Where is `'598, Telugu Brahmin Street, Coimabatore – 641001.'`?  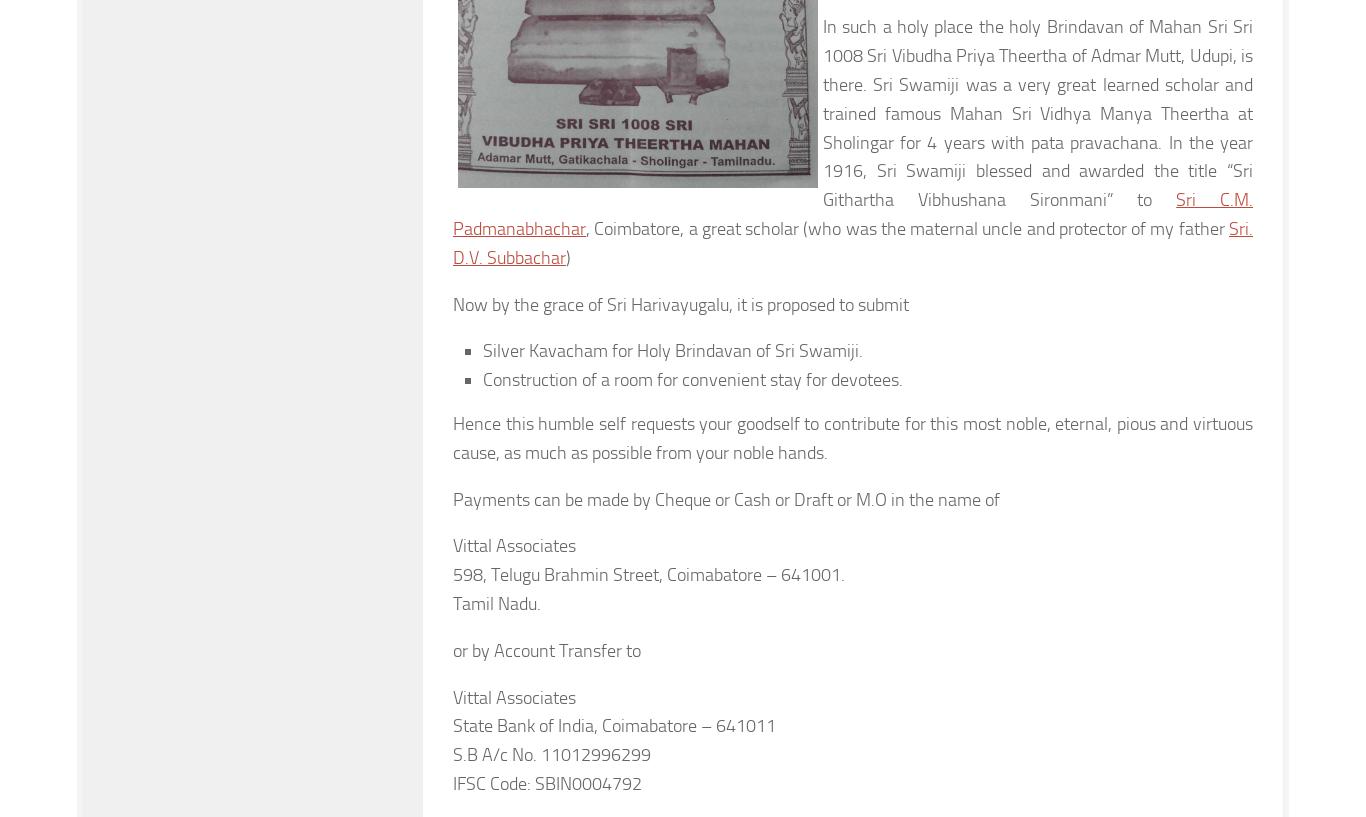
'598, Telugu Brahmin Street, Coimabatore – 641001.' is located at coordinates (647, 575).